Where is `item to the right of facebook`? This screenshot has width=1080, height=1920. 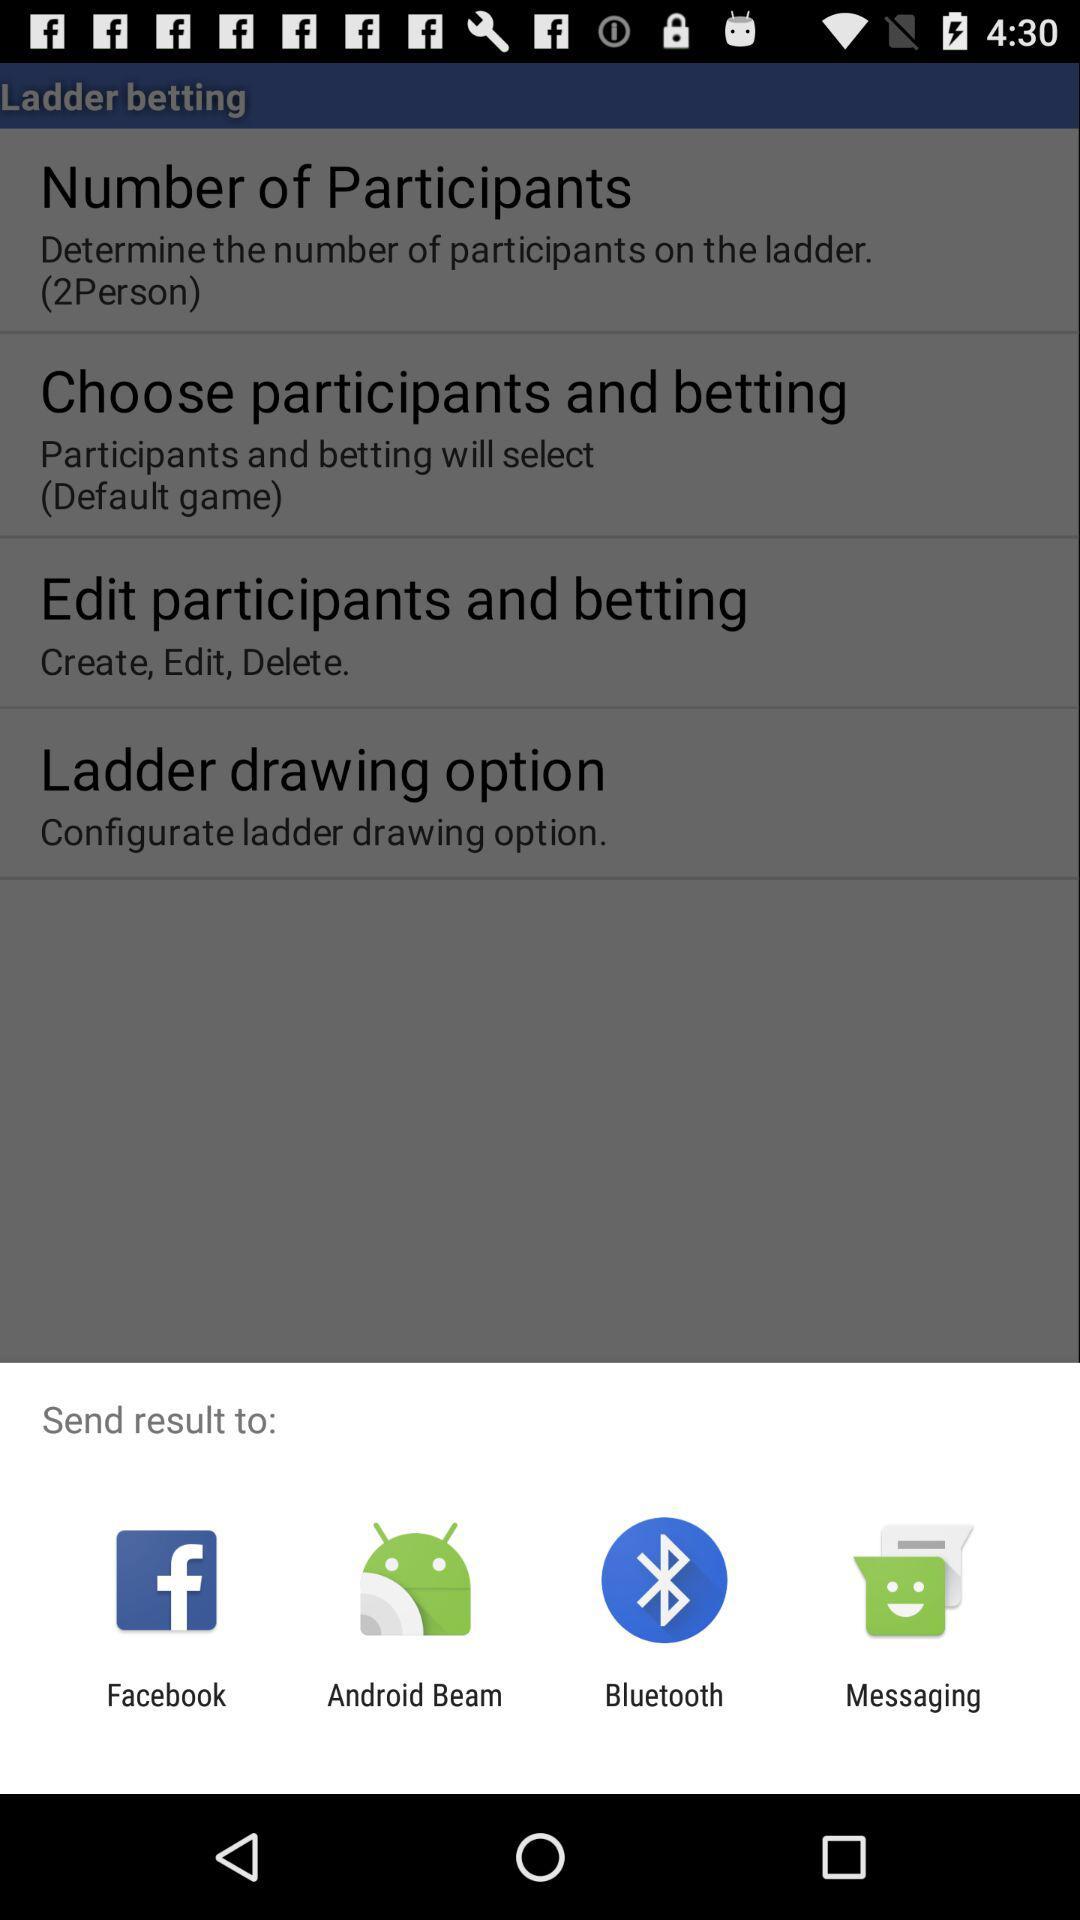
item to the right of facebook is located at coordinates (414, 1711).